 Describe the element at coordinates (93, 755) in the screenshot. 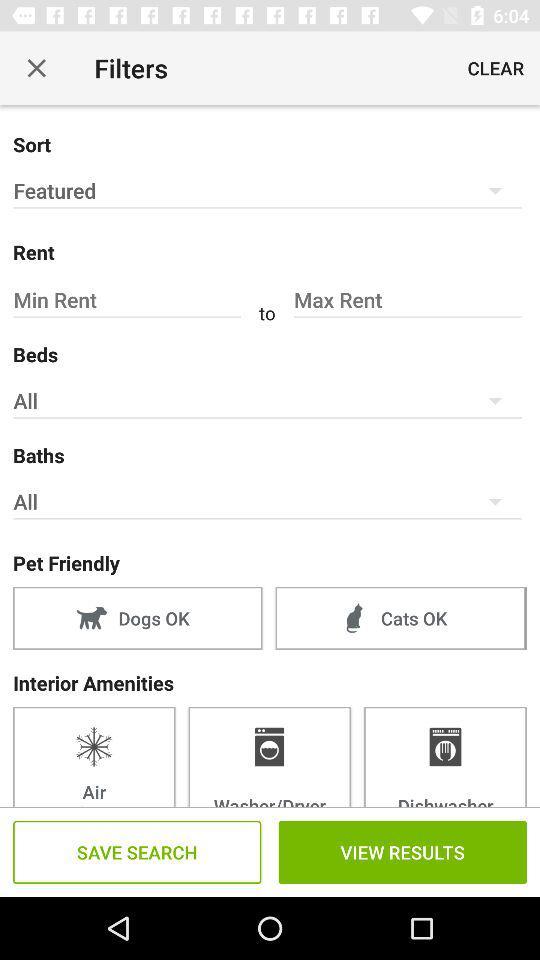

I see `the first box which is under the interior amenities` at that location.